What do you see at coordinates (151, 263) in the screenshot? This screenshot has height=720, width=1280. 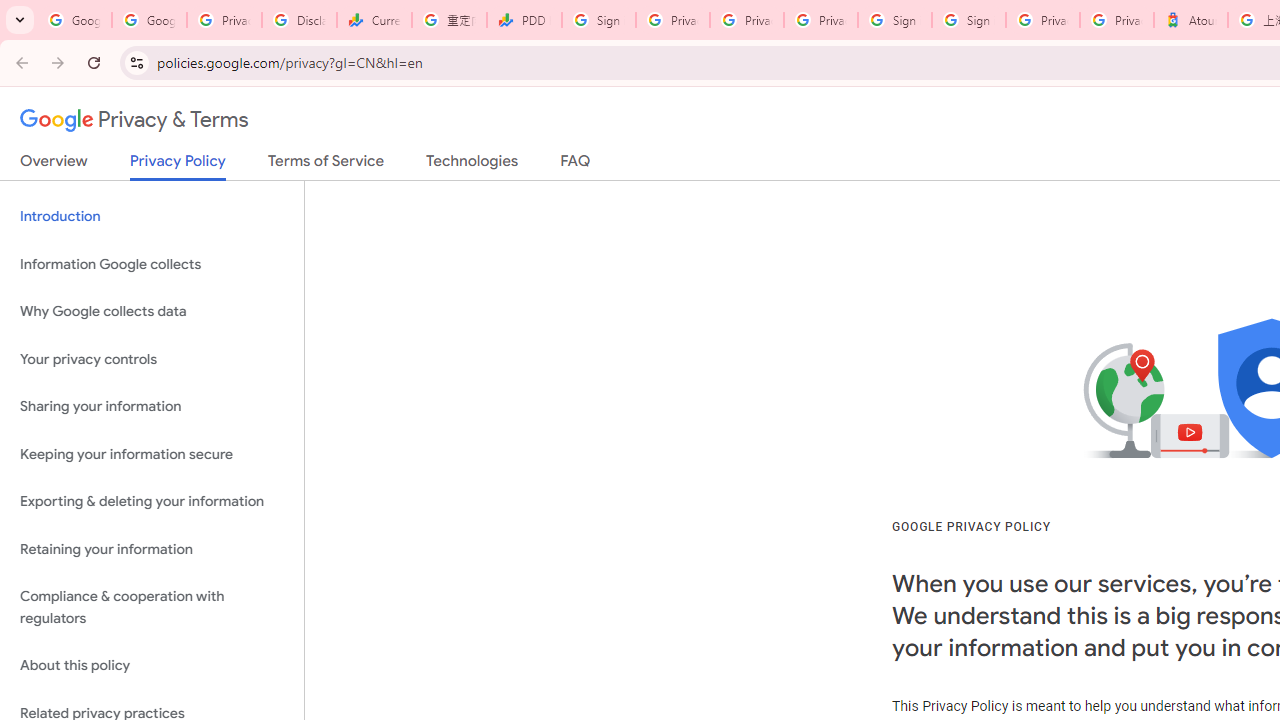 I see `'Information Google collects'` at bounding box center [151, 263].